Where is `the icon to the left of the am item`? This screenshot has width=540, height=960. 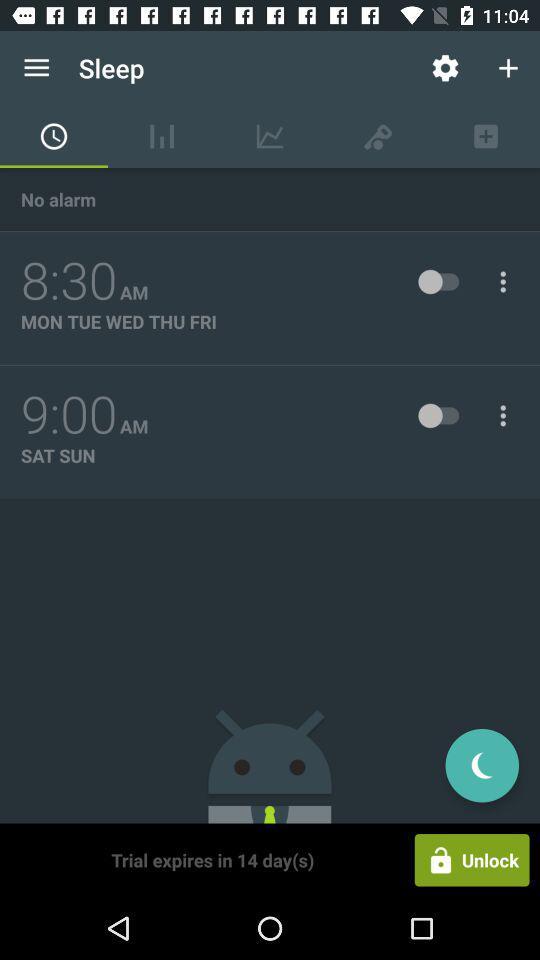 the icon to the left of the am item is located at coordinates (68, 280).